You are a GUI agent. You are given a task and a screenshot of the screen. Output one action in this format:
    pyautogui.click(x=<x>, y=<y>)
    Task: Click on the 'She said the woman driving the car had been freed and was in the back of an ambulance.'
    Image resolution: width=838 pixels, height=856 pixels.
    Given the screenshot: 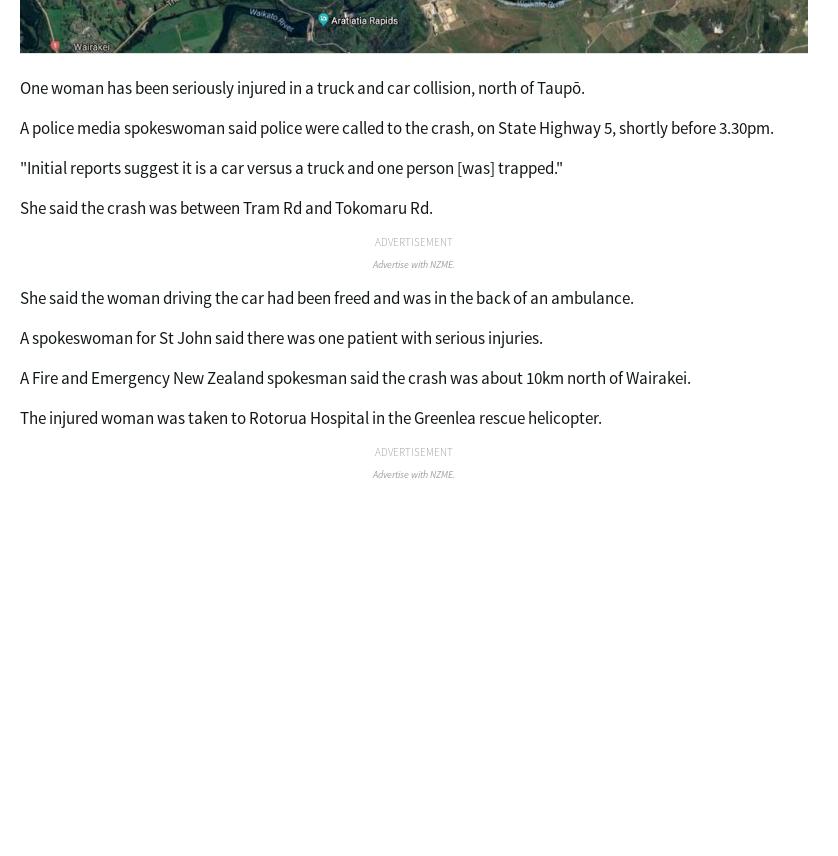 What is the action you would take?
    pyautogui.click(x=20, y=297)
    